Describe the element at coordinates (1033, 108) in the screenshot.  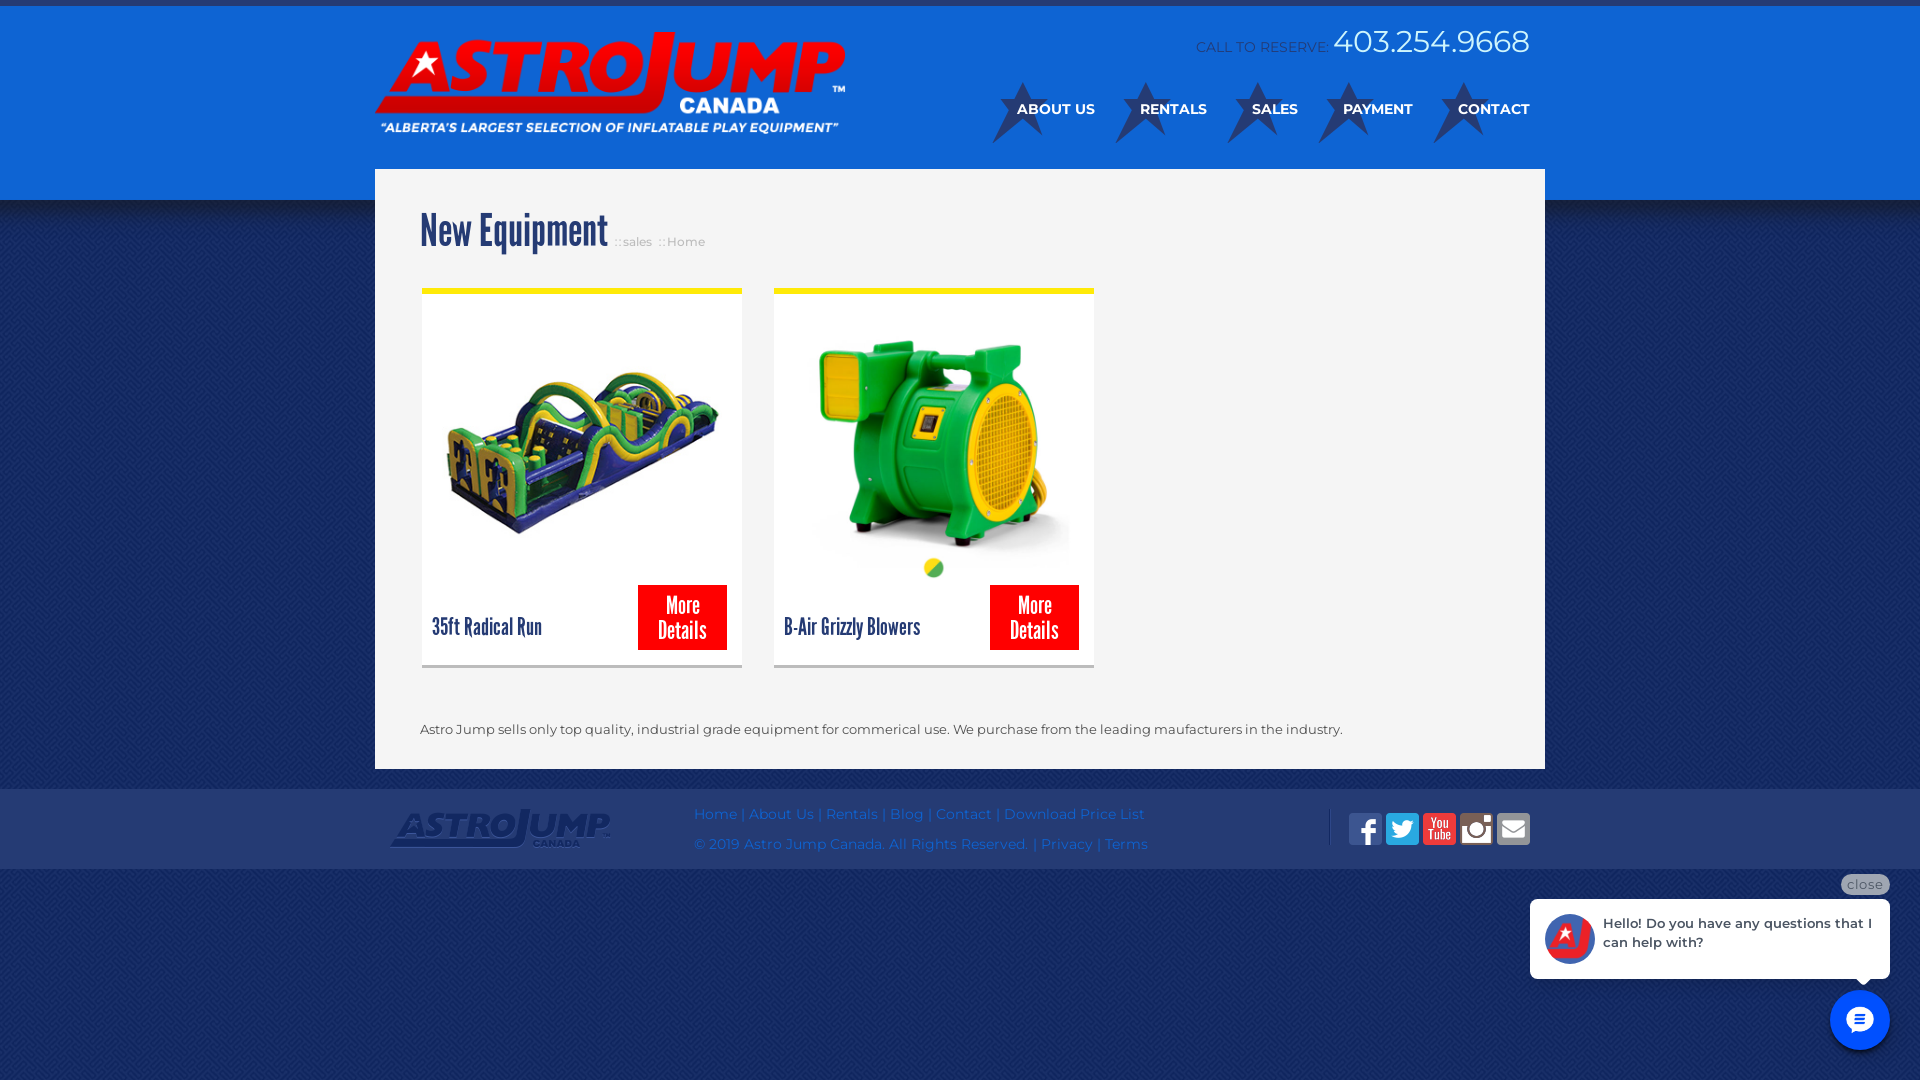
I see `'ABOUT US'` at that location.